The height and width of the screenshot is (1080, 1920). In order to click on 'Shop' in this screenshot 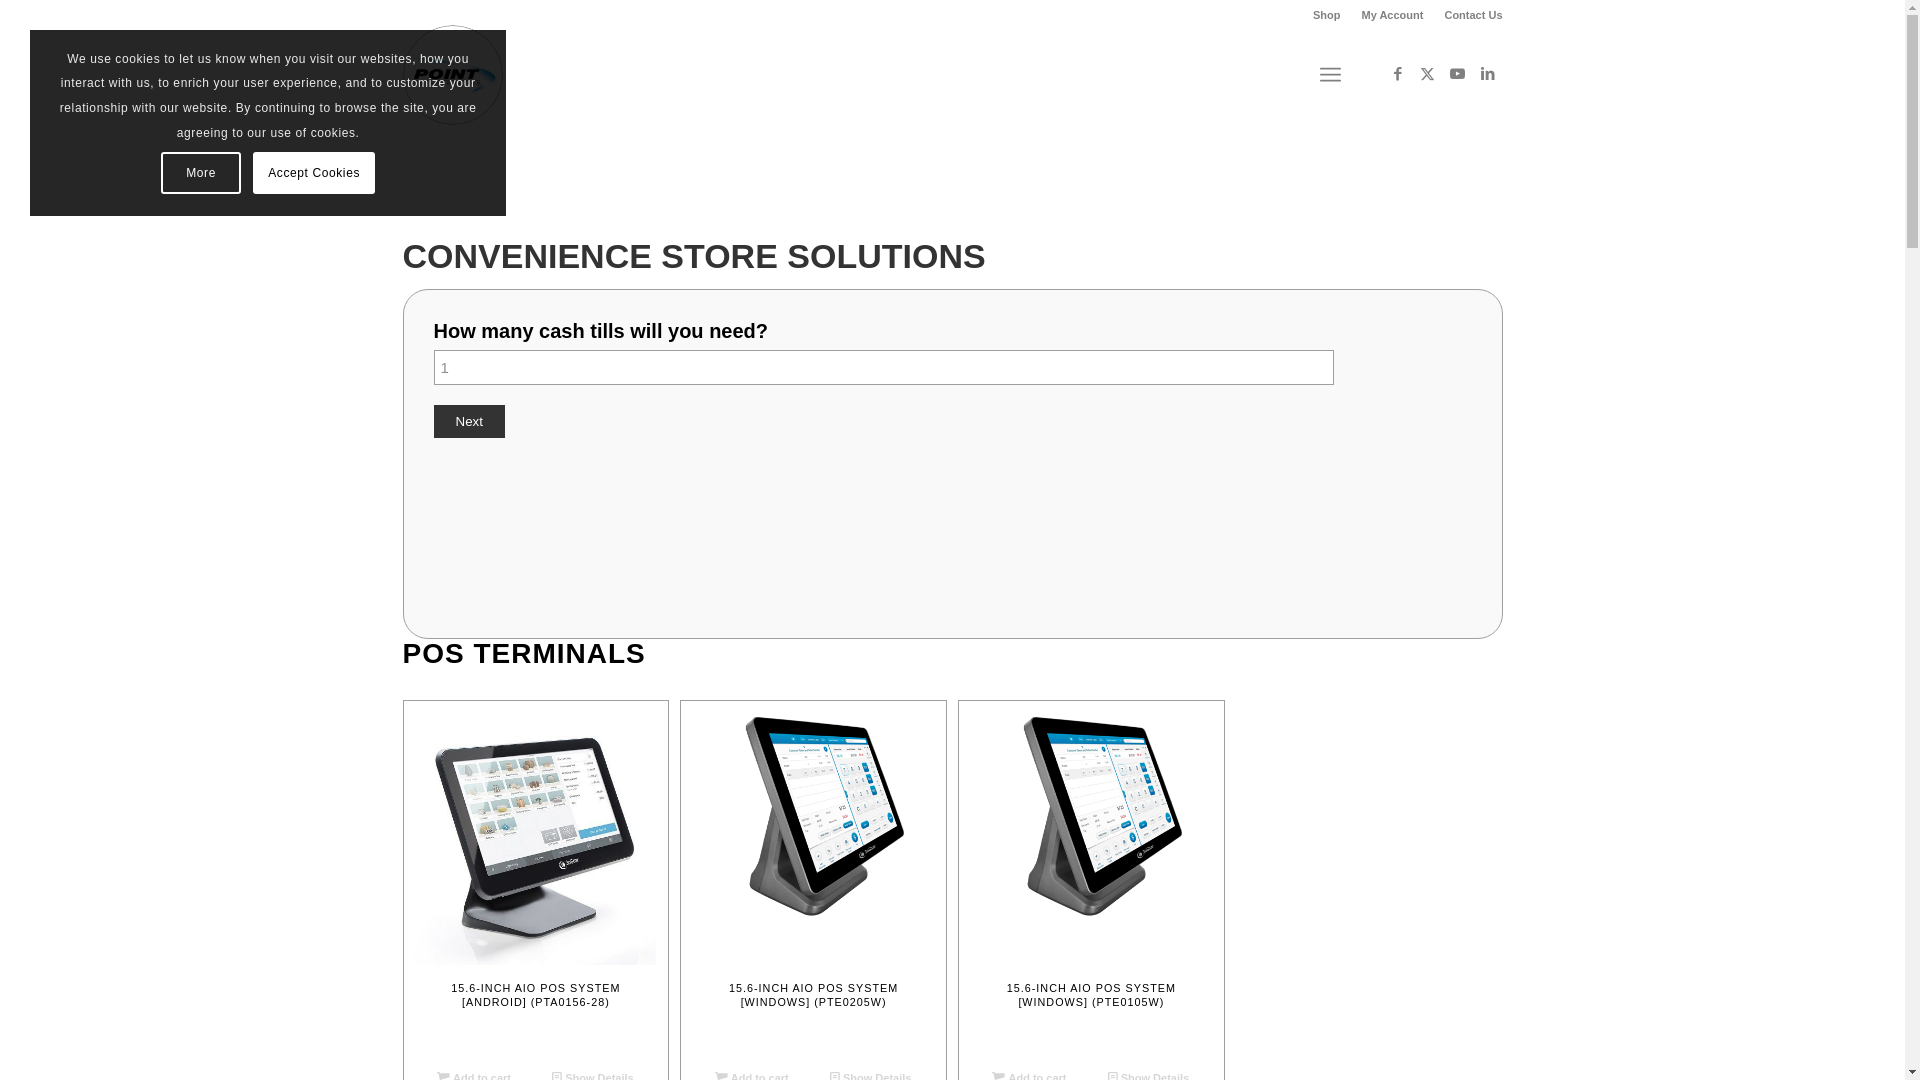, I will do `click(1326, 15)`.